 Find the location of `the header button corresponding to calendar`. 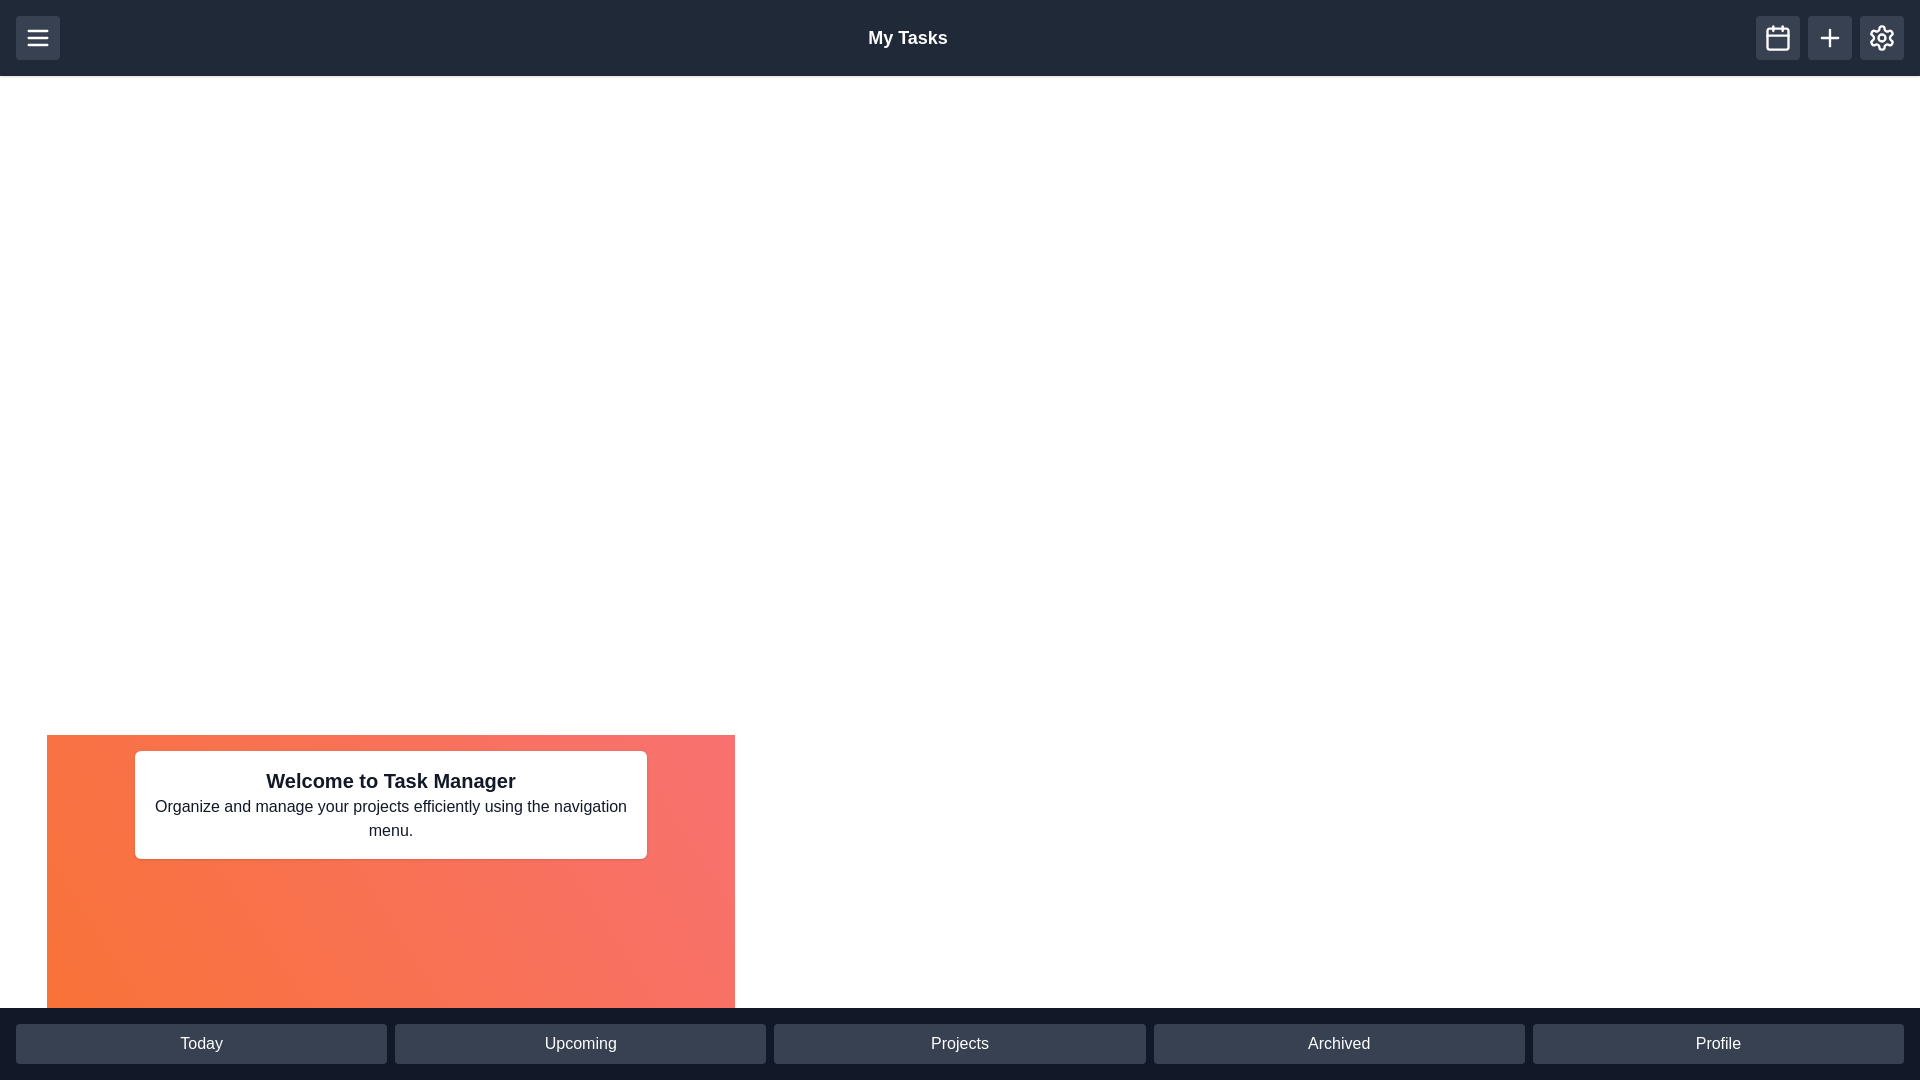

the header button corresponding to calendar is located at coordinates (1777, 38).